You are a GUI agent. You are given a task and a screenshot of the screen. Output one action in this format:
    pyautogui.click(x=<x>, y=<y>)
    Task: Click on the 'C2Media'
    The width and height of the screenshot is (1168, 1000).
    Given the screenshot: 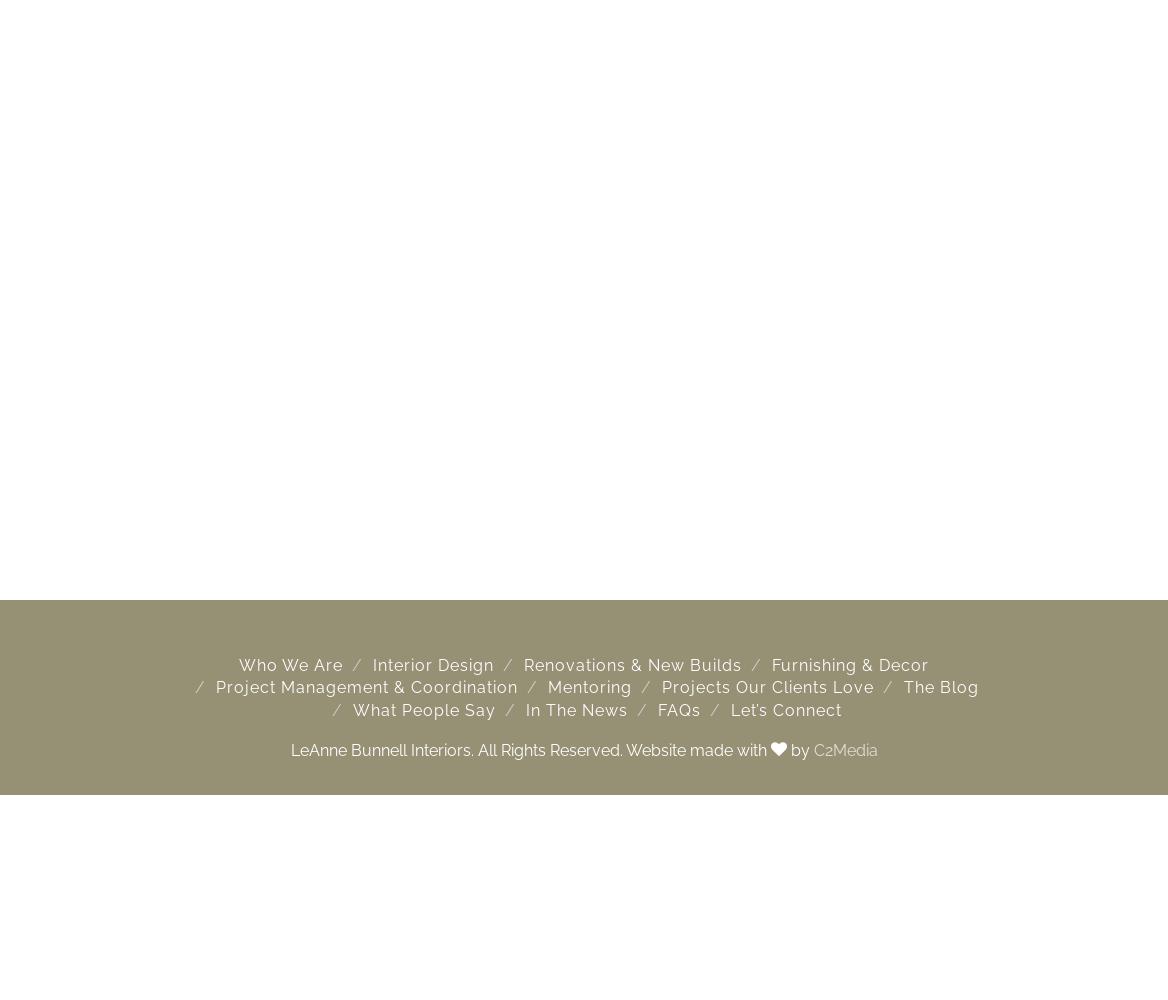 What is the action you would take?
    pyautogui.click(x=844, y=750)
    